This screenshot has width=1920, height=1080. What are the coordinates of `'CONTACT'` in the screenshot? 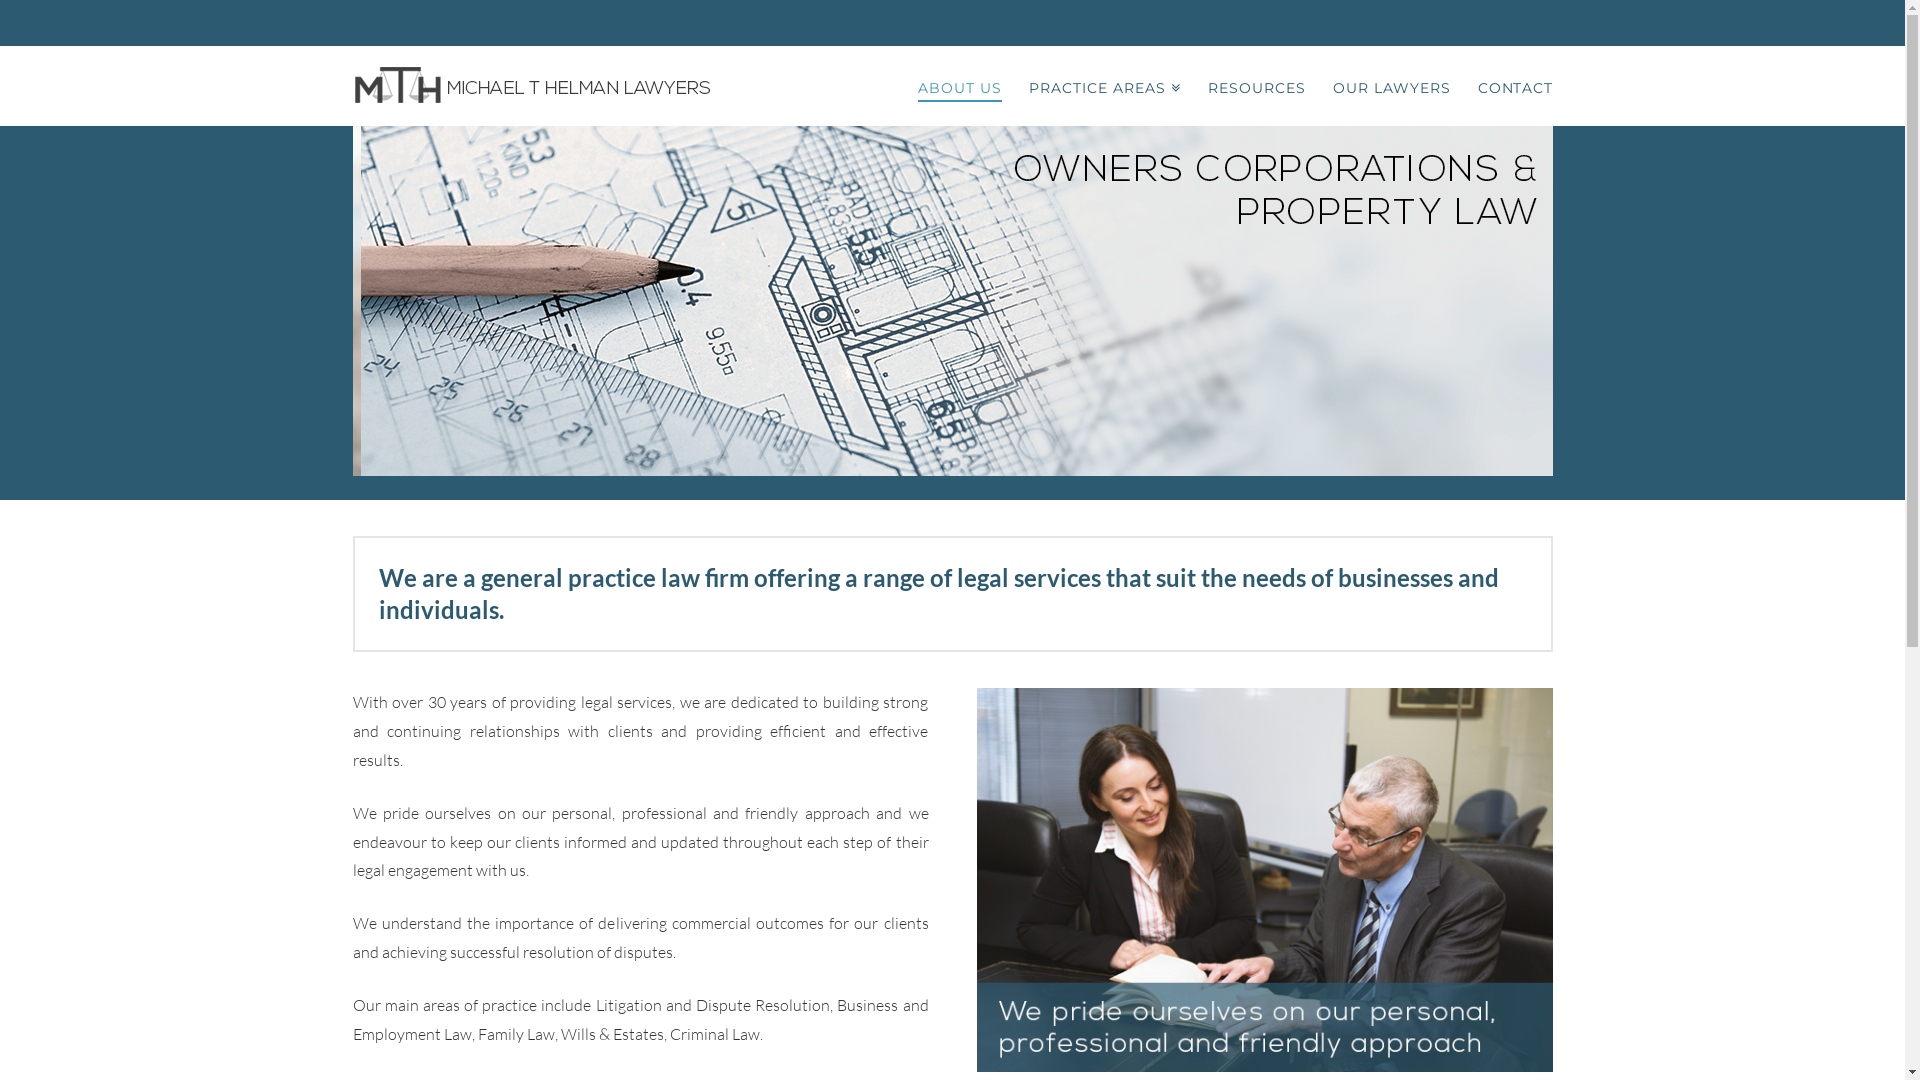 It's located at (1508, 84).